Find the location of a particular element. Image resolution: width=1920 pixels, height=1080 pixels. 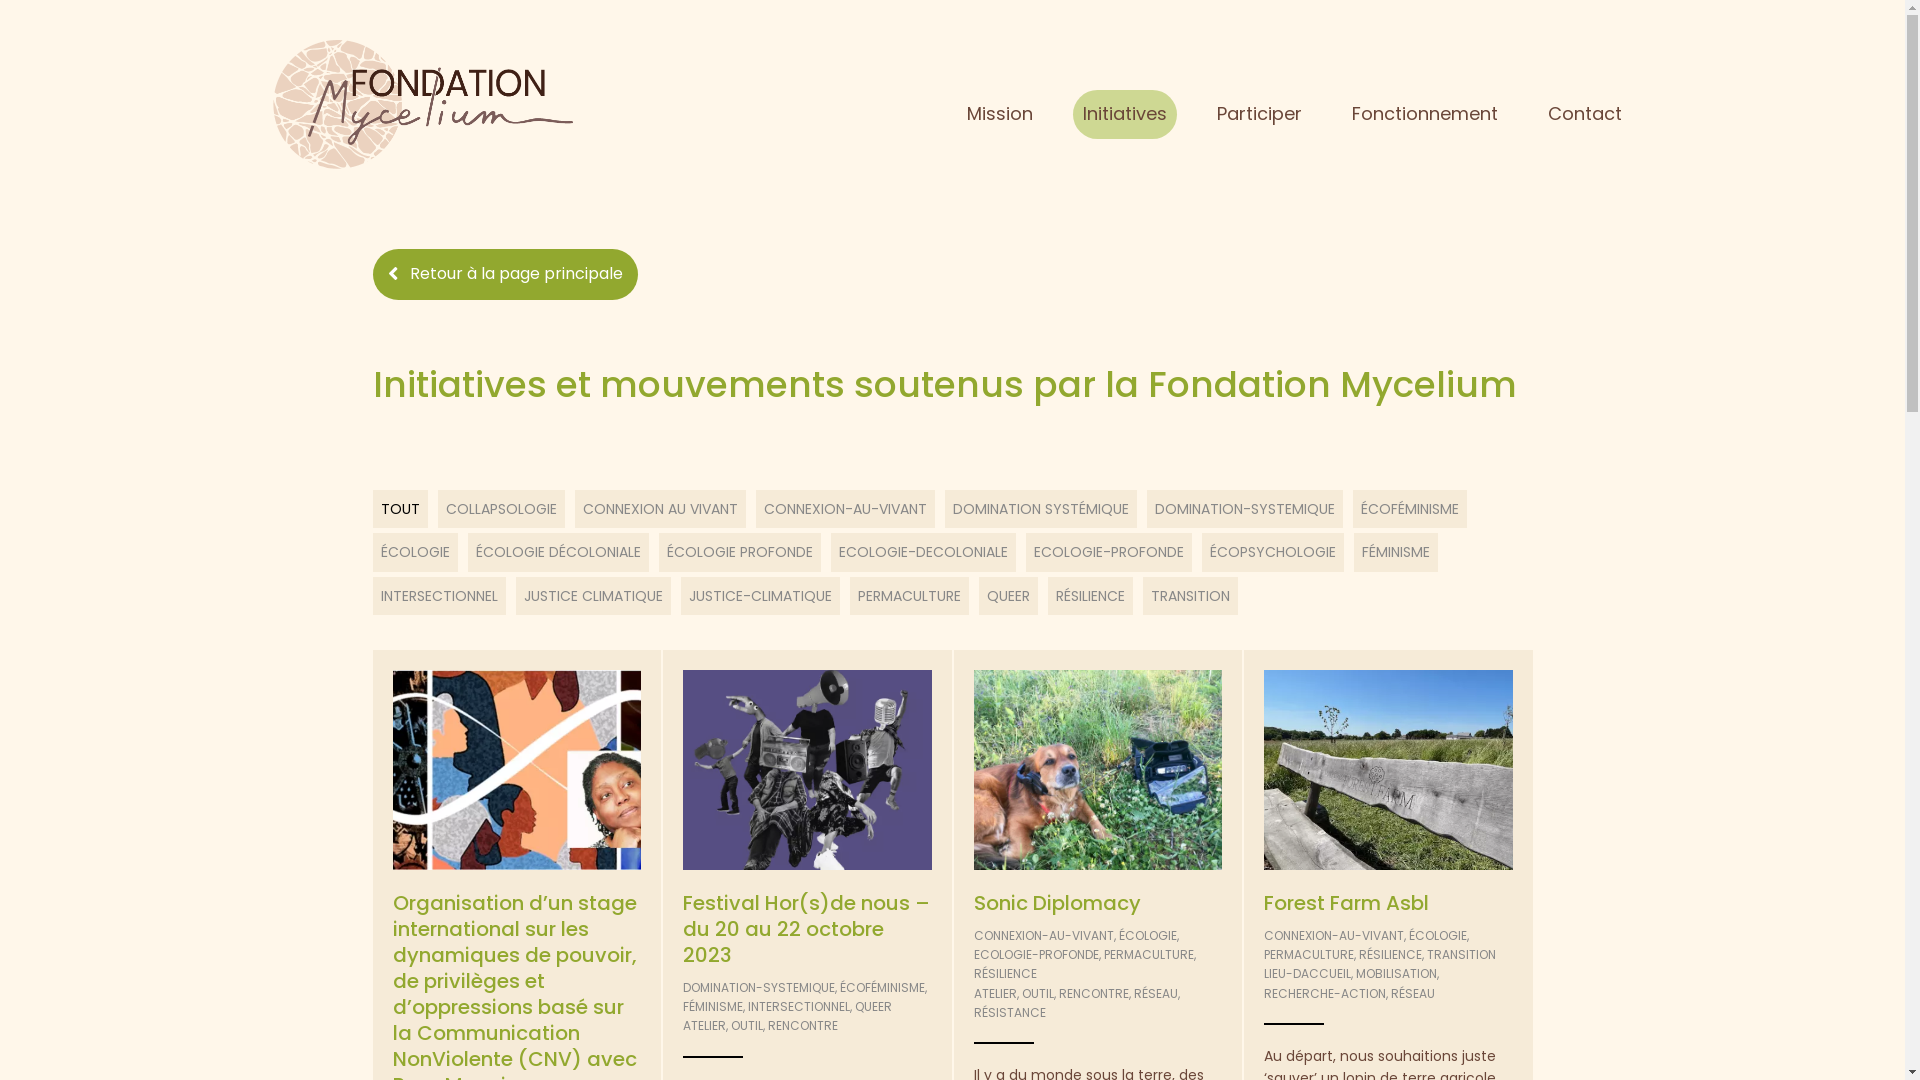

'TRANSITION' is located at coordinates (1461, 953).